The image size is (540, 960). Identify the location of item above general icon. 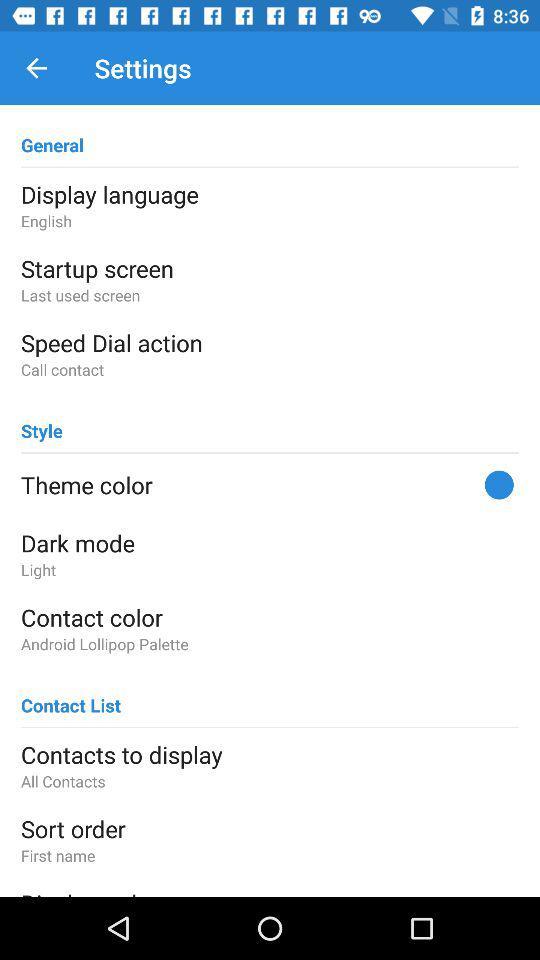
(36, 68).